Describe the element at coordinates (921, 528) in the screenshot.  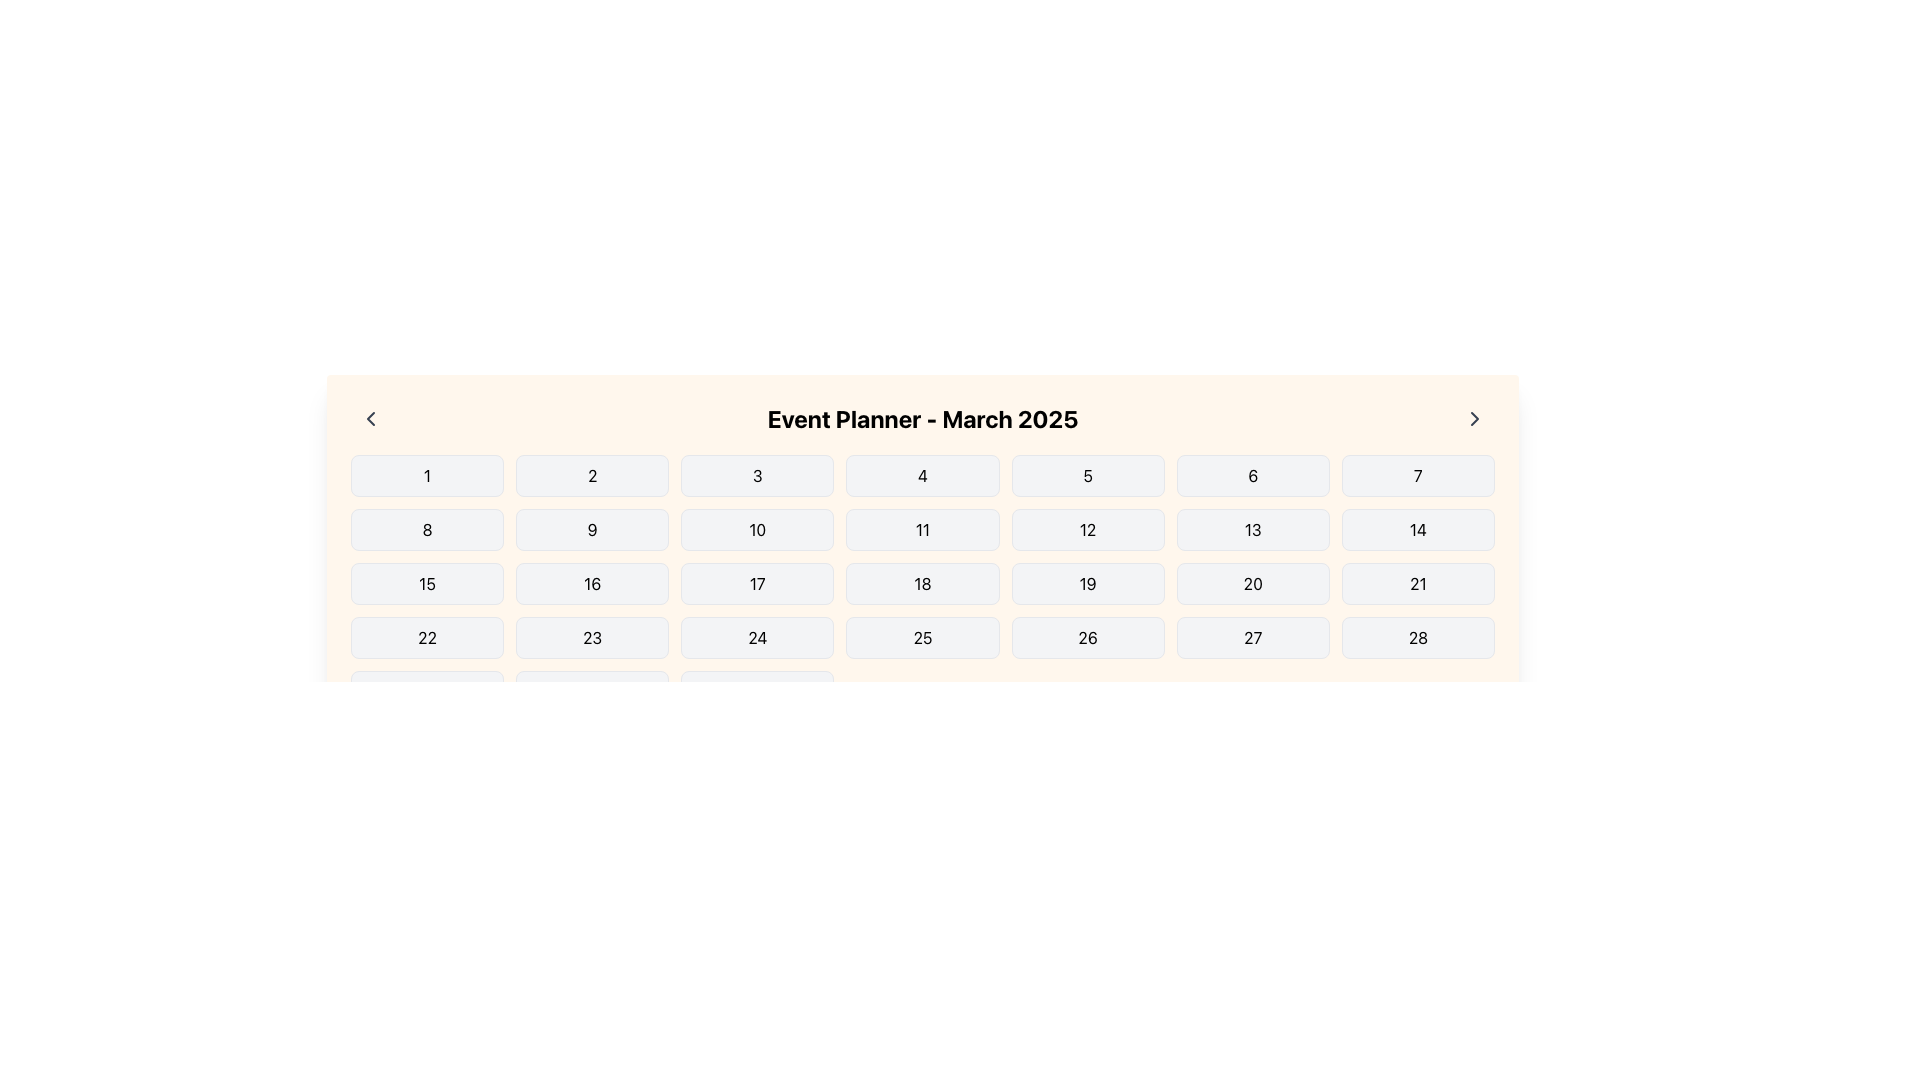
I see `the selectable date button located in the second row and fourth column of the calendar widget, which is bordered by '10' on the left and '12' on the right` at that location.